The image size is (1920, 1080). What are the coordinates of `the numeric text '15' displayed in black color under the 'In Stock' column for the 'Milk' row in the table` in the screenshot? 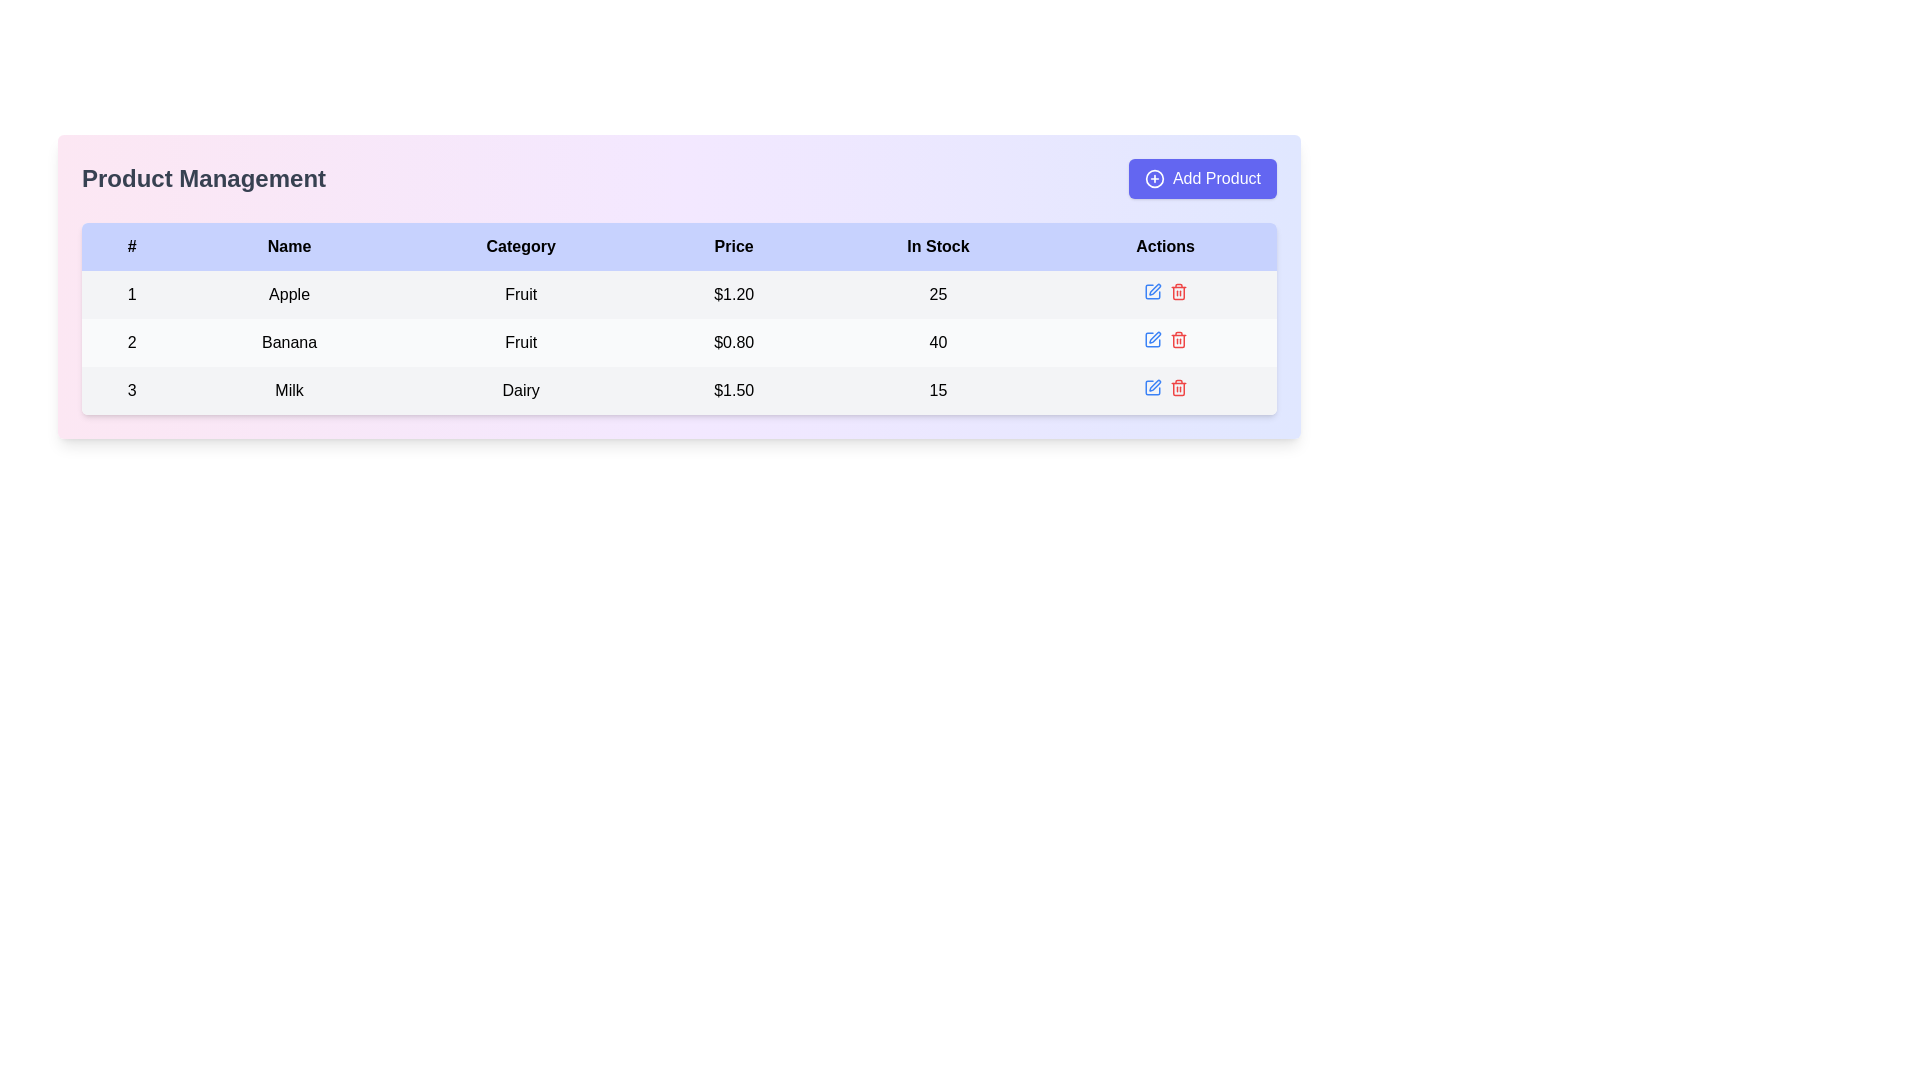 It's located at (937, 390).